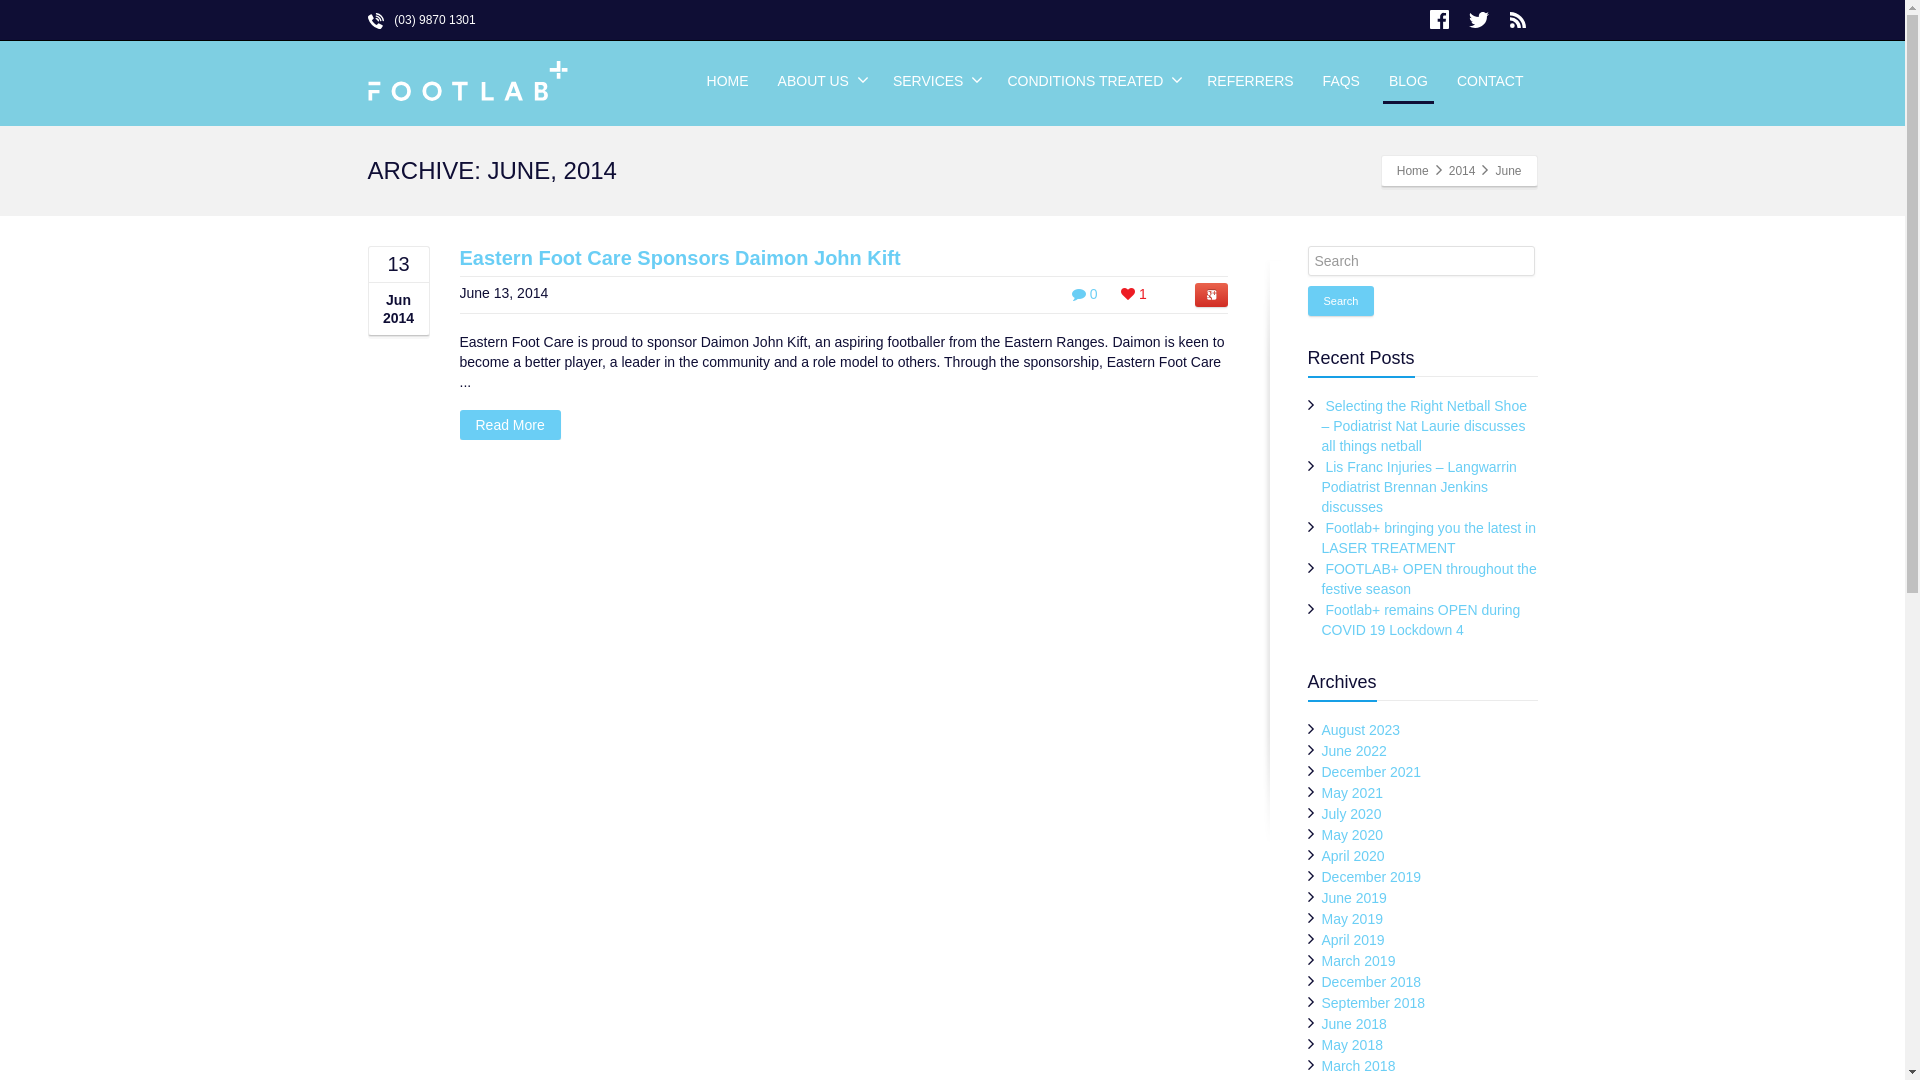 The image size is (1920, 1080). What do you see at coordinates (680, 257) in the screenshot?
I see `'Eastern Foot Care Sponsors Daimon John Kift'` at bounding box center [680, 257].